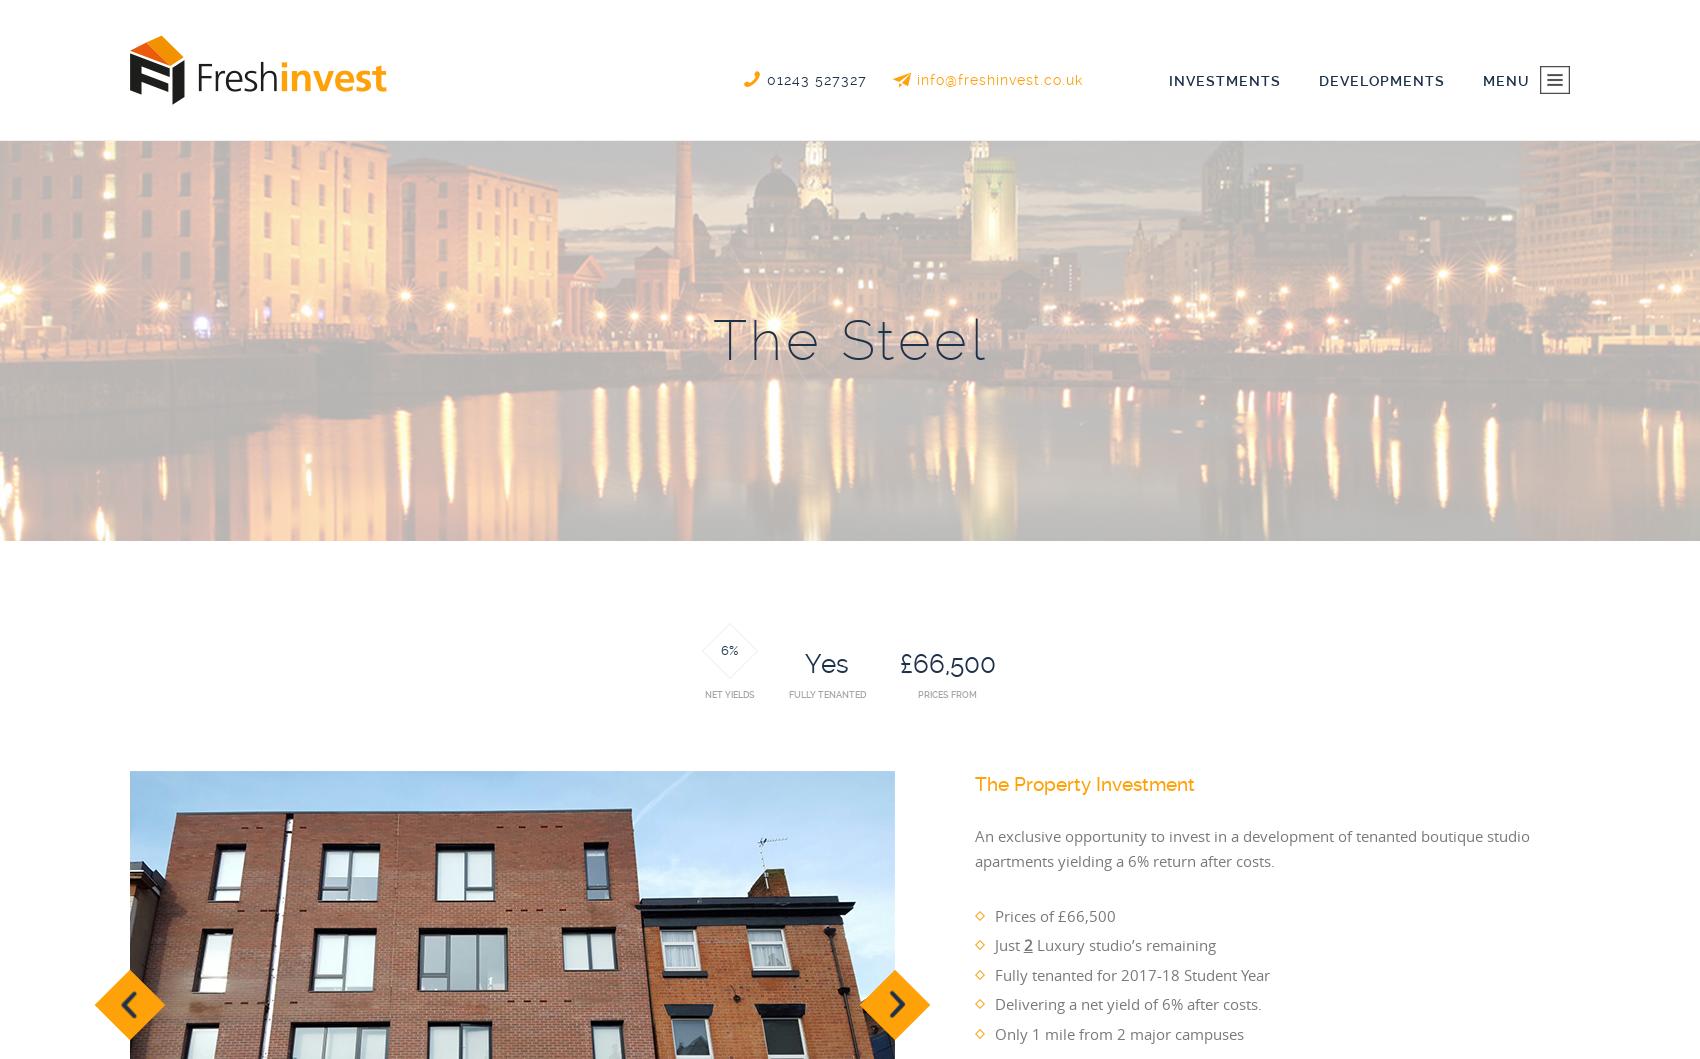 This screenshot has width=1700, height=1059. What do you see at coordinates (1556, 250) in the screenshot?
I see `'Investments'` at bounding box center [1556, 250].